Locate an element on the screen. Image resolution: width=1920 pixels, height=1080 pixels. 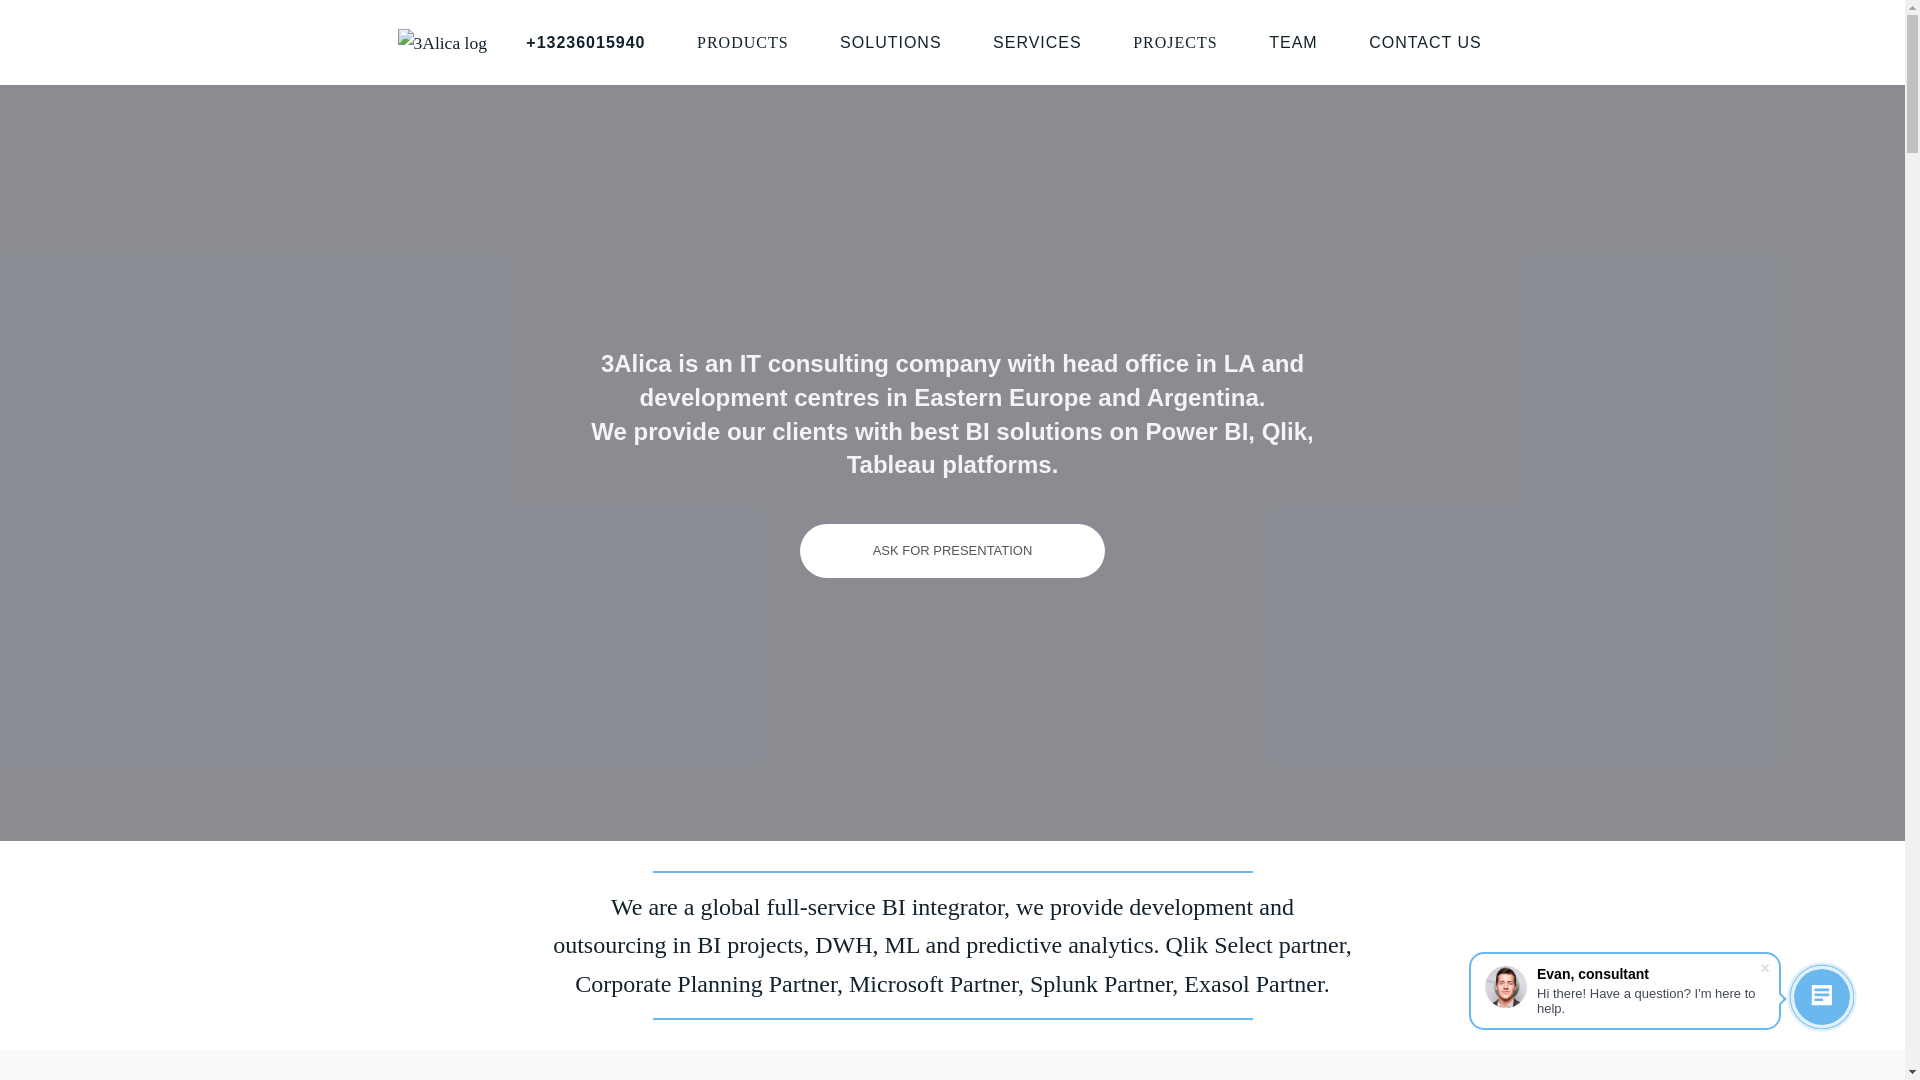
'ASK FOR PRESENTATION' is located at coordinates (952, 551).